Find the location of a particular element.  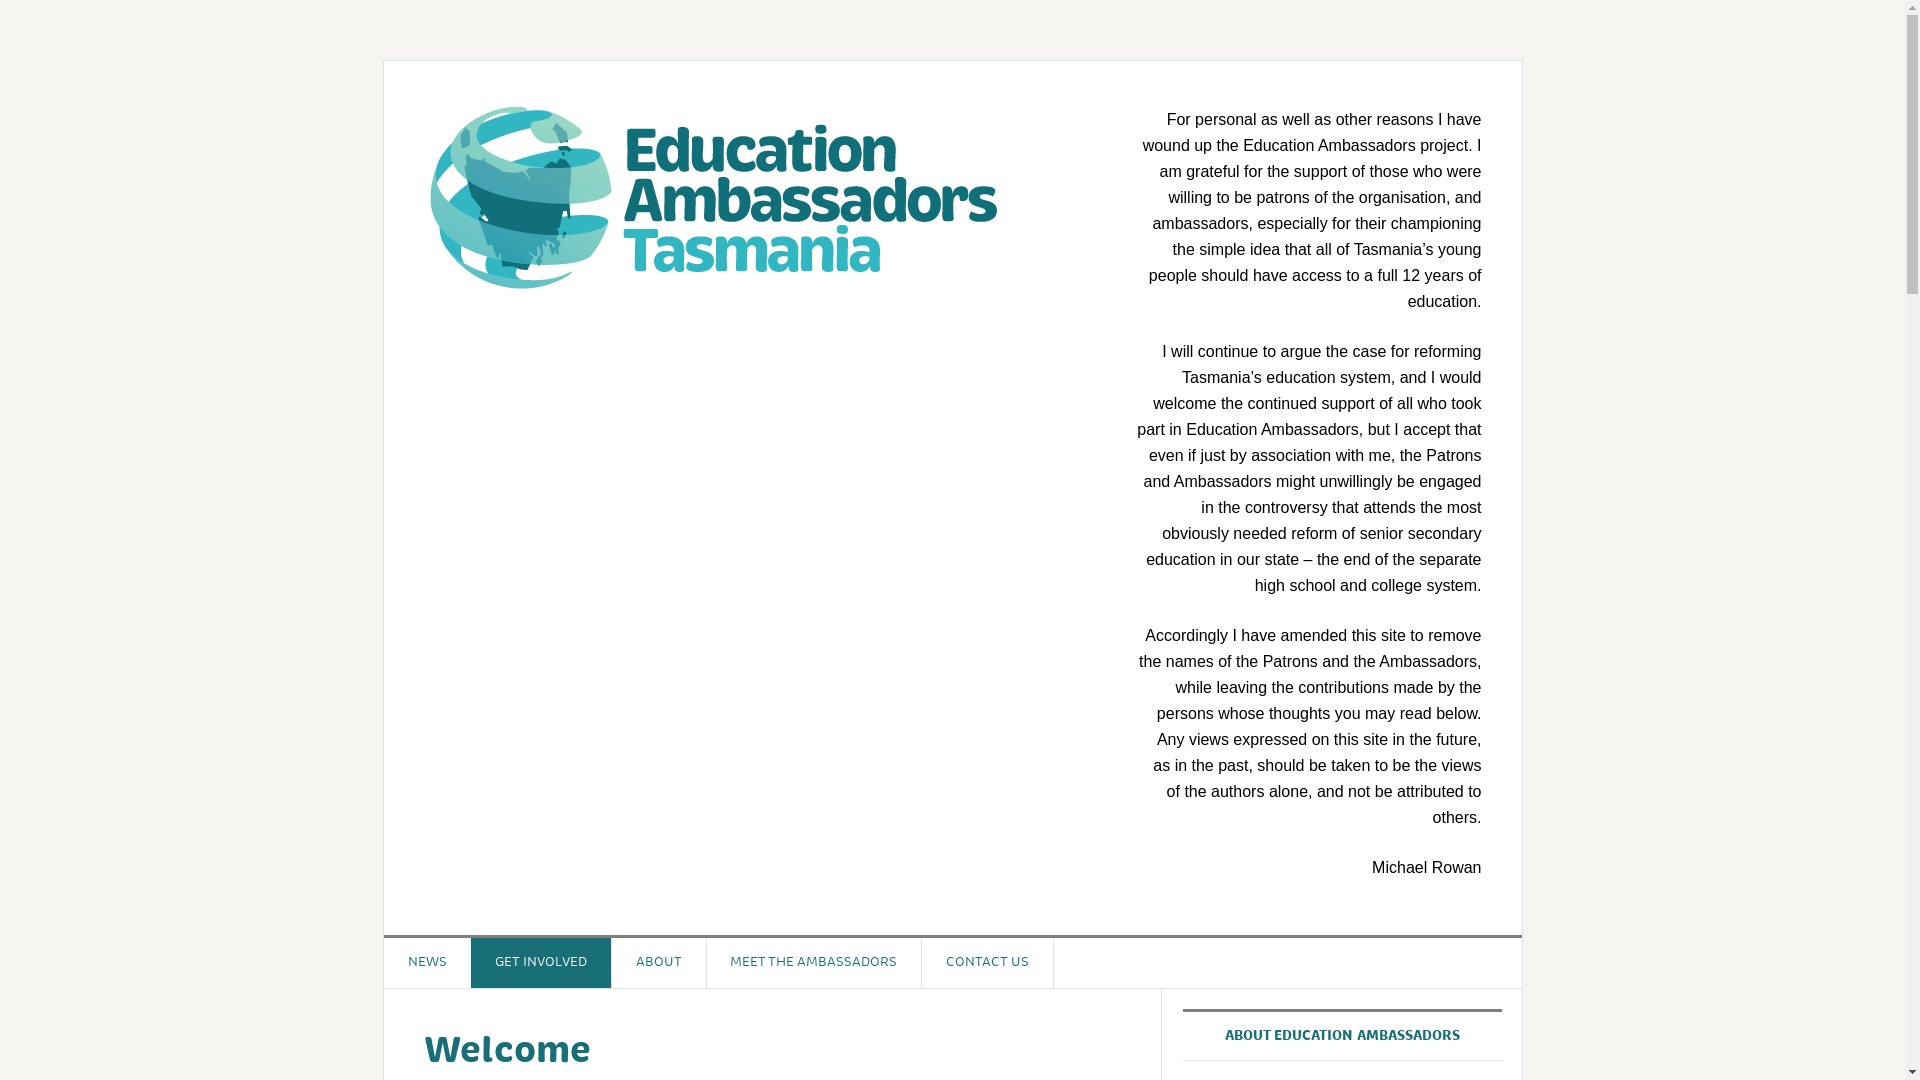

'ABOUT' is located at coordinates (610, 962).